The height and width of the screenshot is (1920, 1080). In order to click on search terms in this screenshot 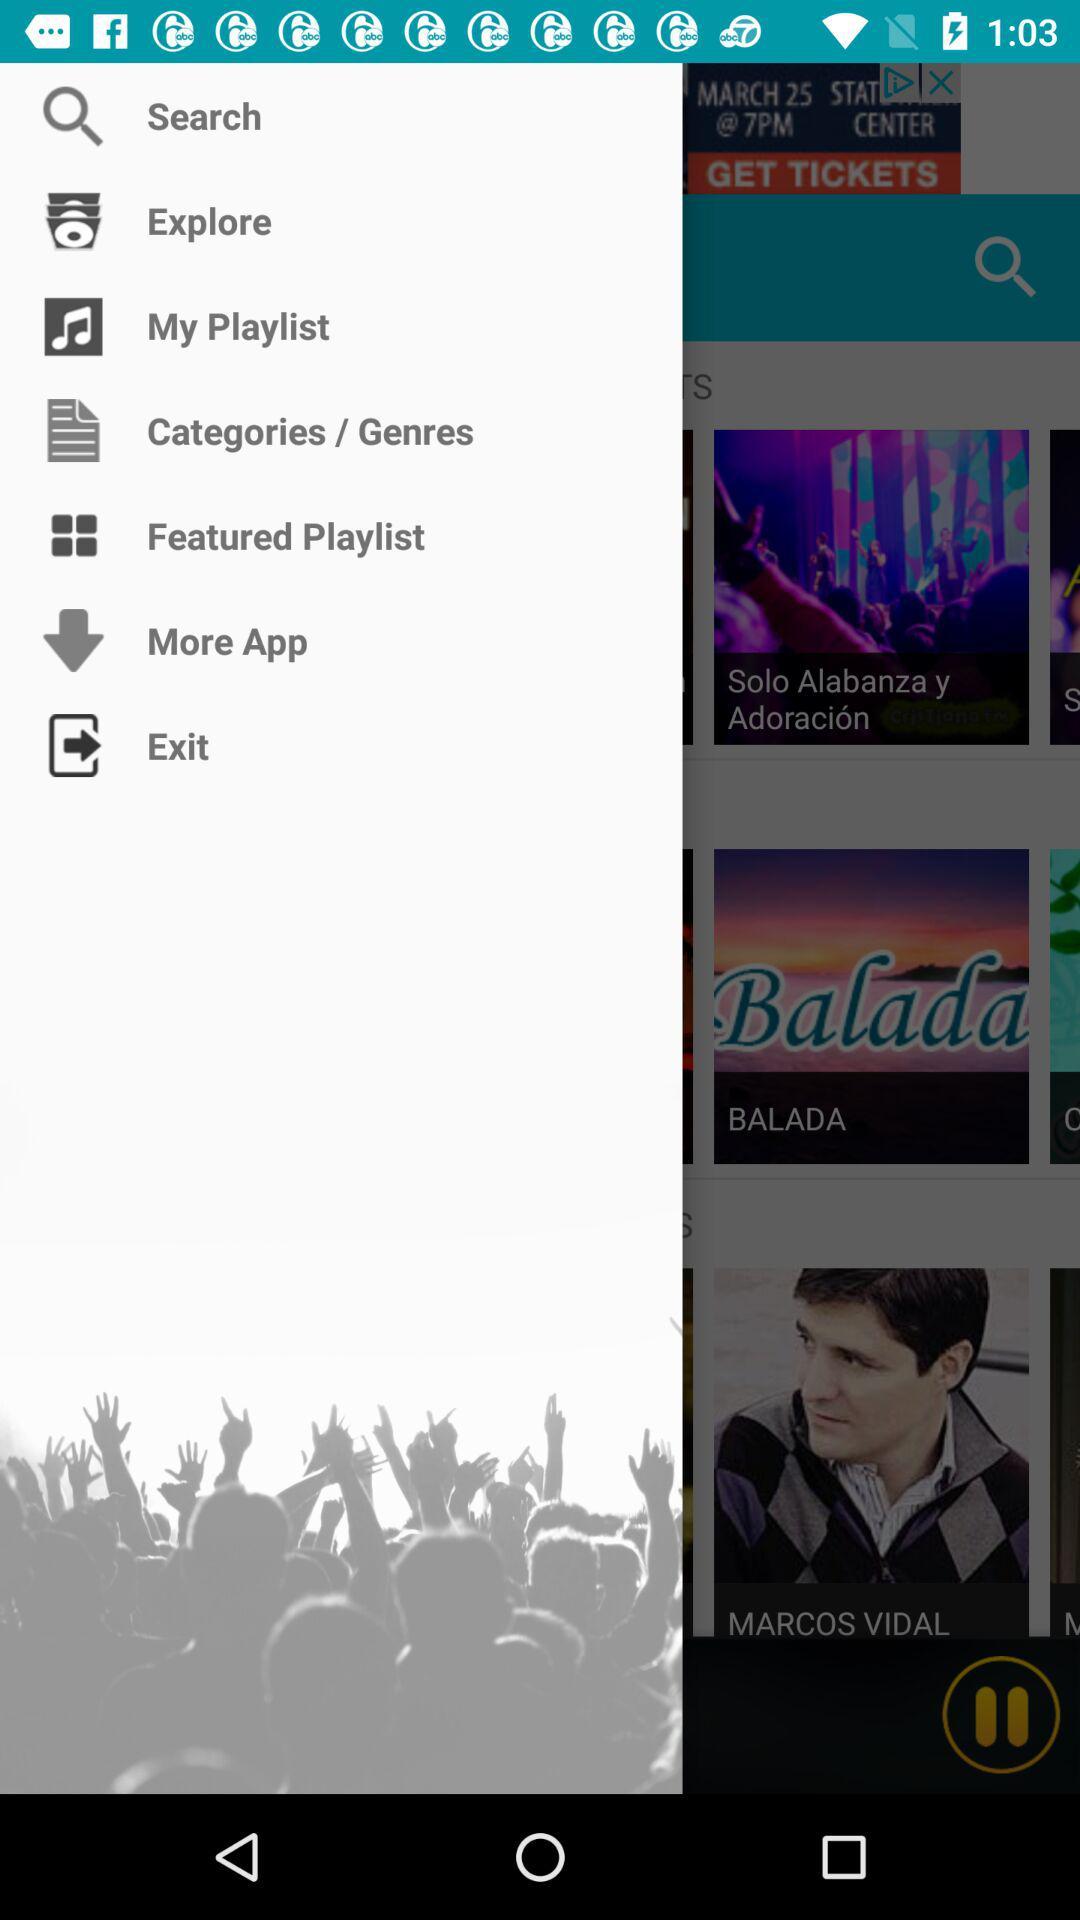, I will do `click(540, 127)`.